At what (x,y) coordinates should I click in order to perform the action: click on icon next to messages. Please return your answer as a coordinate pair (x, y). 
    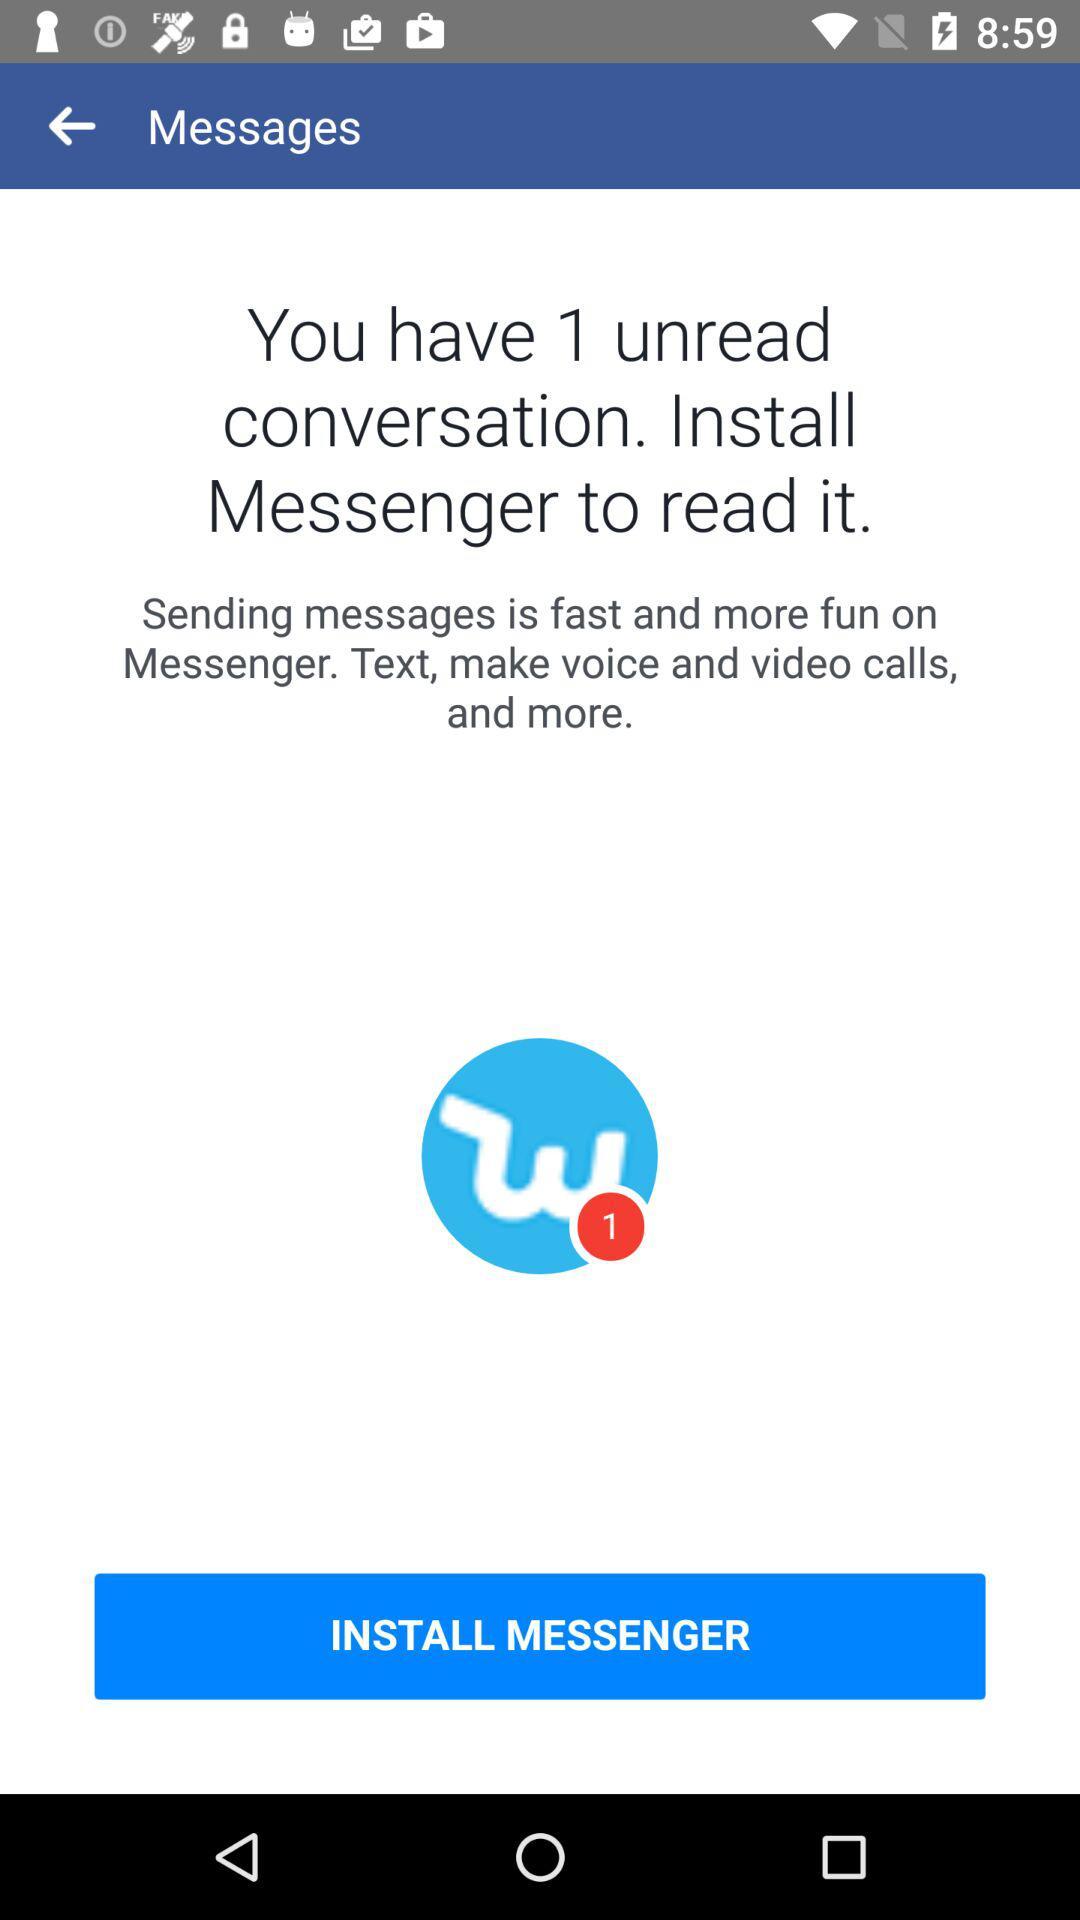
    Looking at the image, I should click on (72, 124).